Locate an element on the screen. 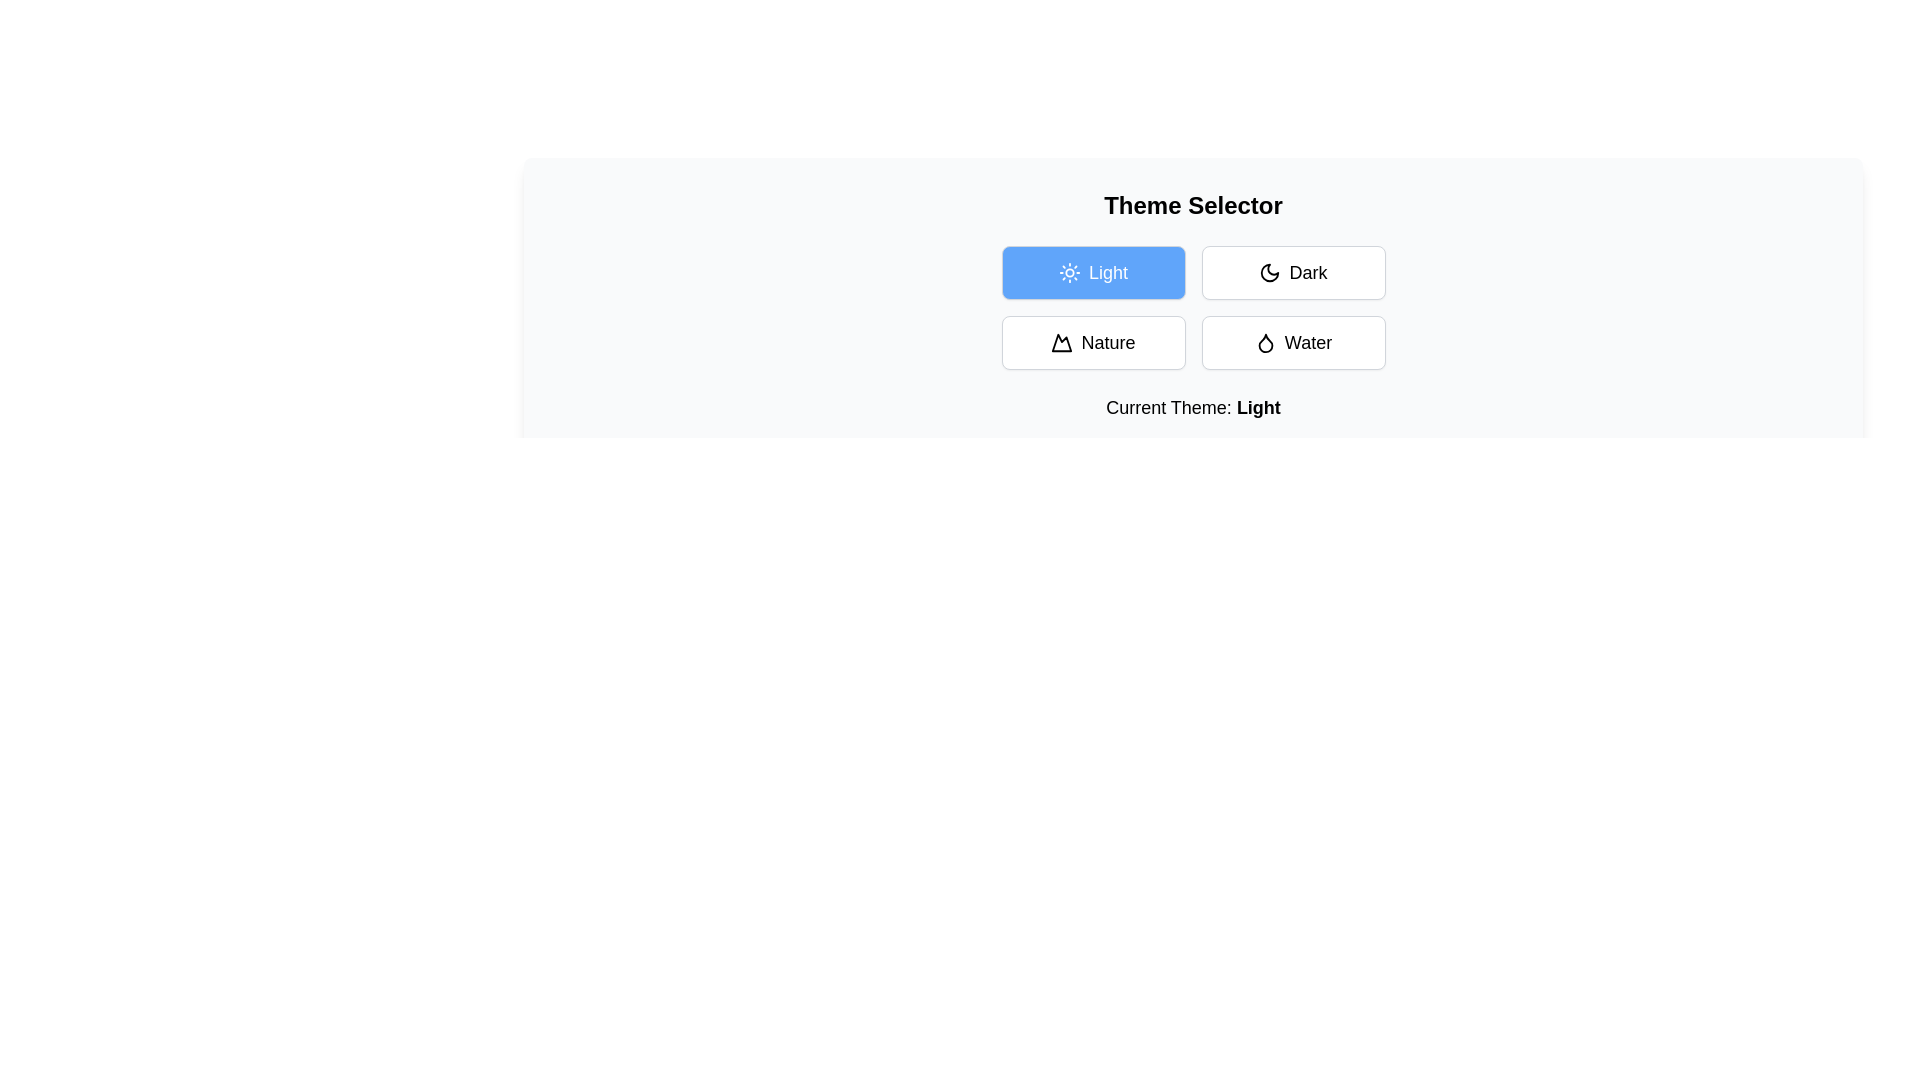  the crescent moon icon within the 'Dark' button in the theme selector interface is located at coordinates (1269, 273).